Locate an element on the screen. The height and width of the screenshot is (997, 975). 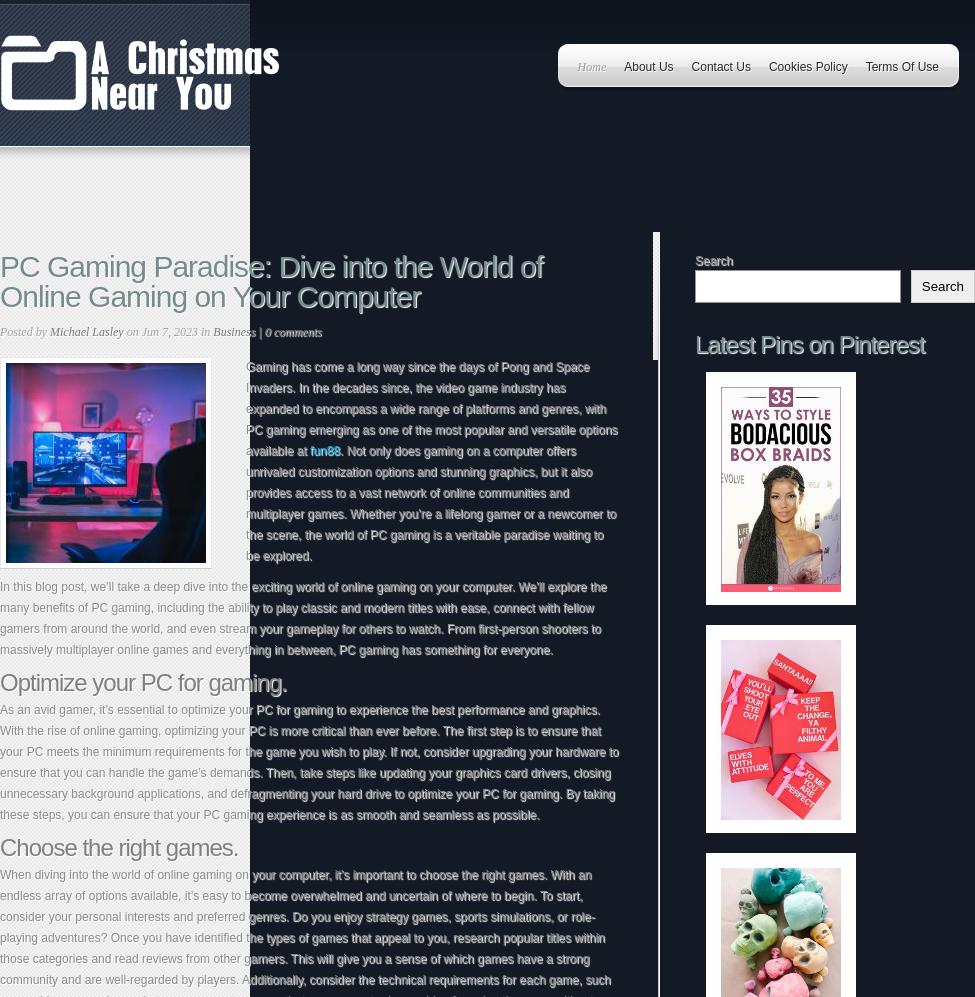
'Optimize your PC for gaming.' is located at coordinates (0, 681).